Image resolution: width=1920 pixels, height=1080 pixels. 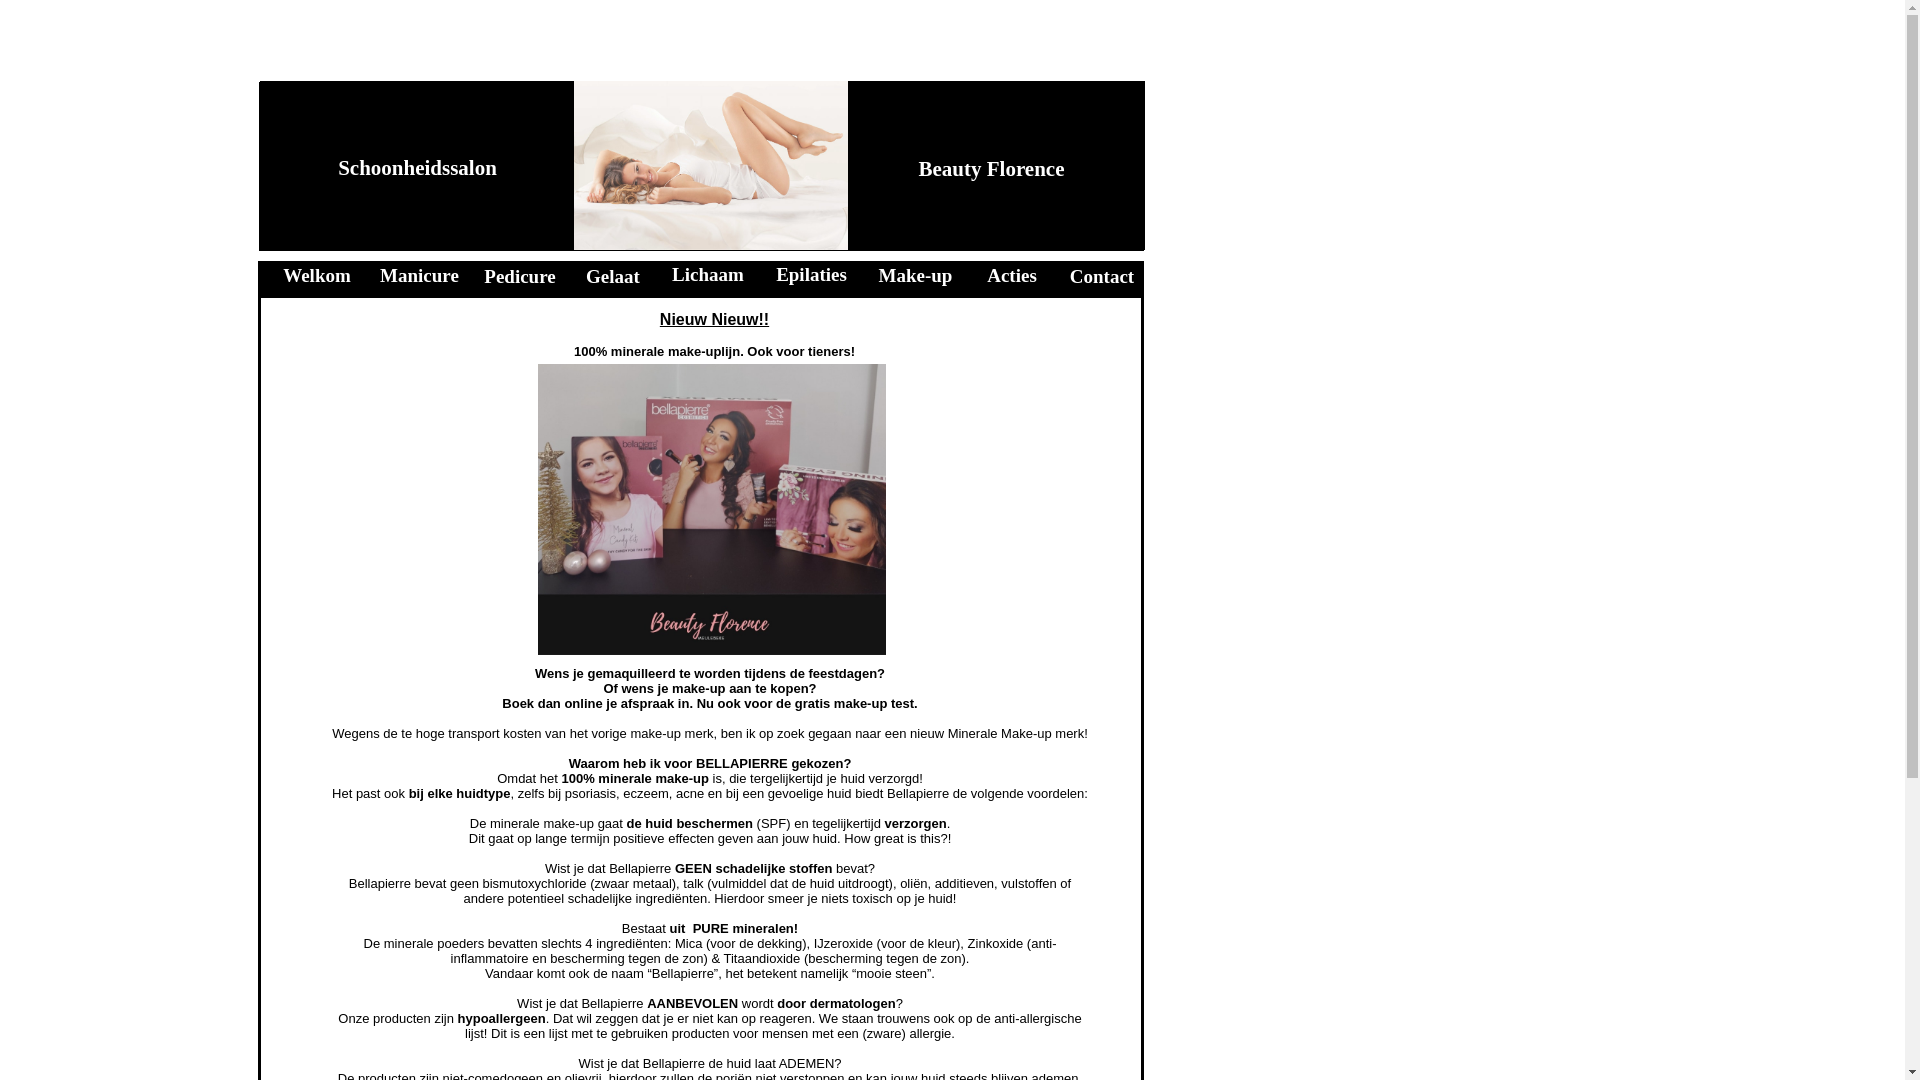 What do you see at coordinates (672, 274) in the screenshot?
I see `'Lichaam'` at bounding box center [672, 274].